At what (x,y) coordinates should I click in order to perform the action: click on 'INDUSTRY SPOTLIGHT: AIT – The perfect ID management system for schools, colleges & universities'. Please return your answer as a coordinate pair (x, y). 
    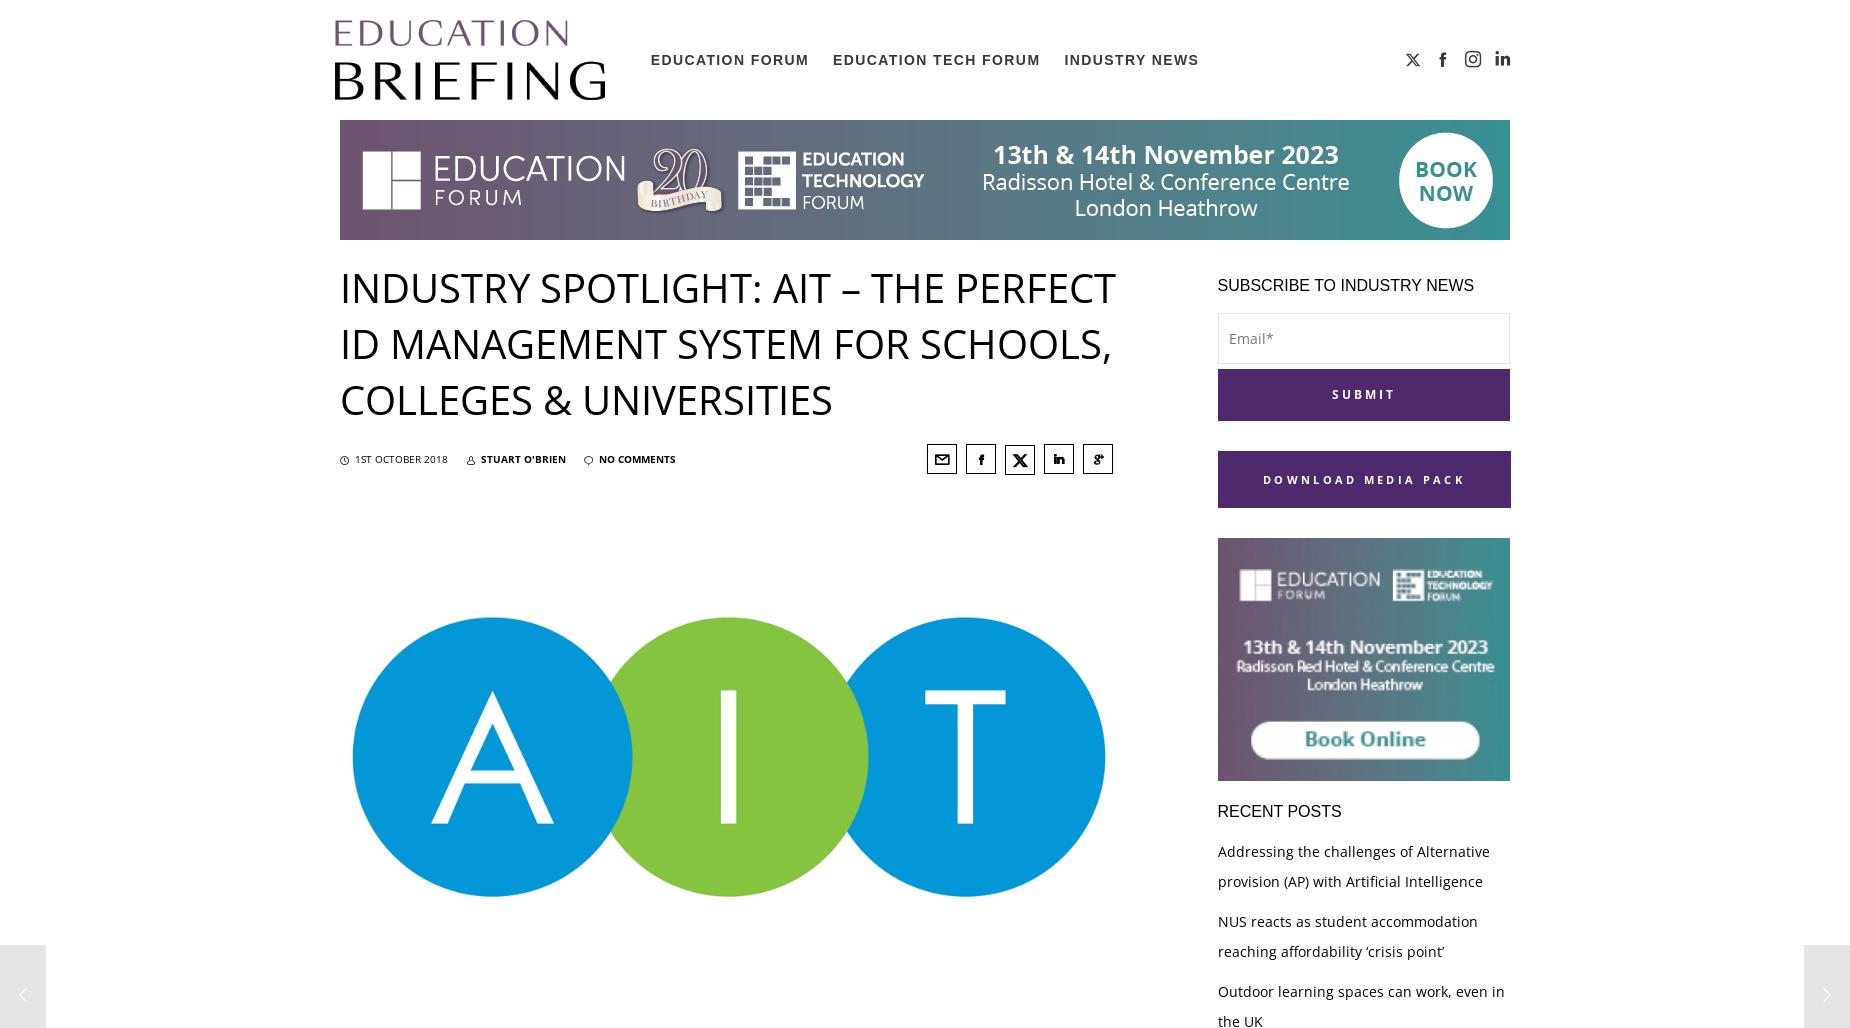
    Looking at the image, I should click on (339, 342).